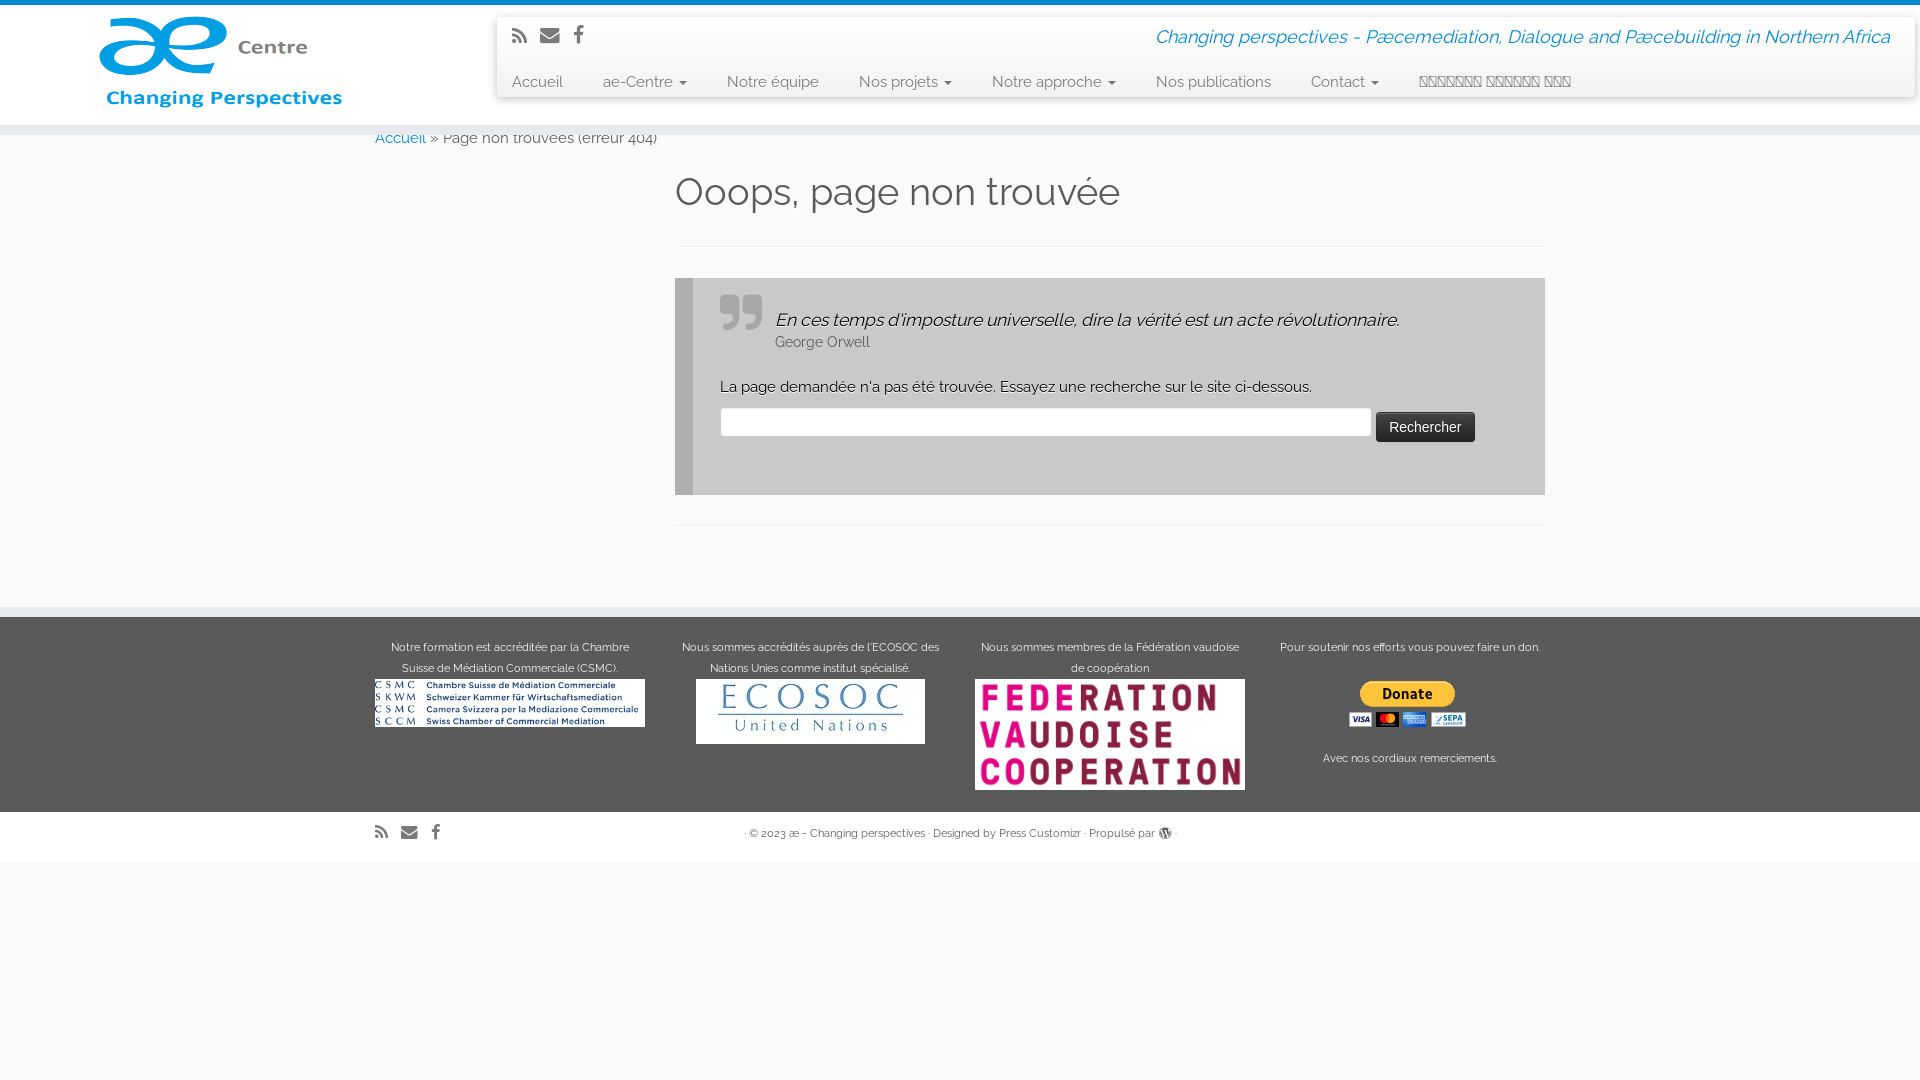  Describe the element at coordinates (415, 832) in the screenshot. I see `'E-mail'` at that location.